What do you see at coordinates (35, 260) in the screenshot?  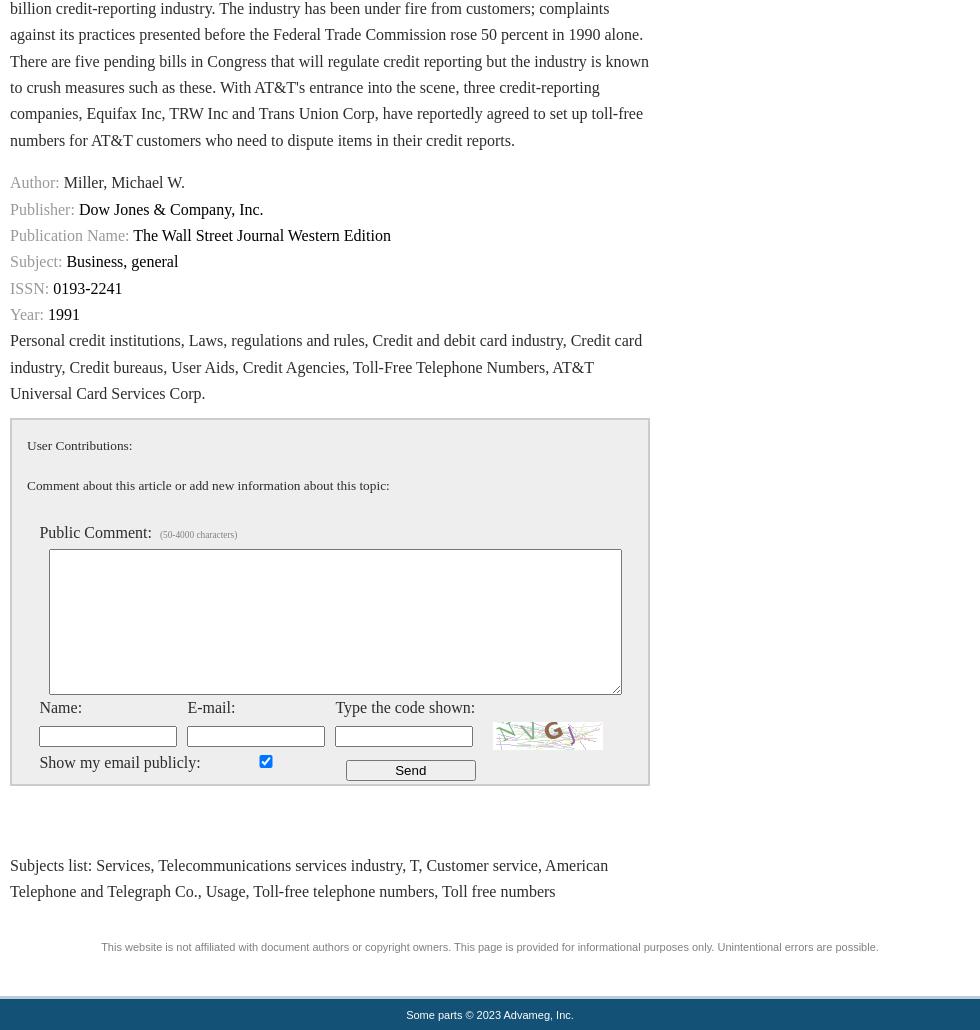 I see `'Subject:'` at bounding box center [35, 260].